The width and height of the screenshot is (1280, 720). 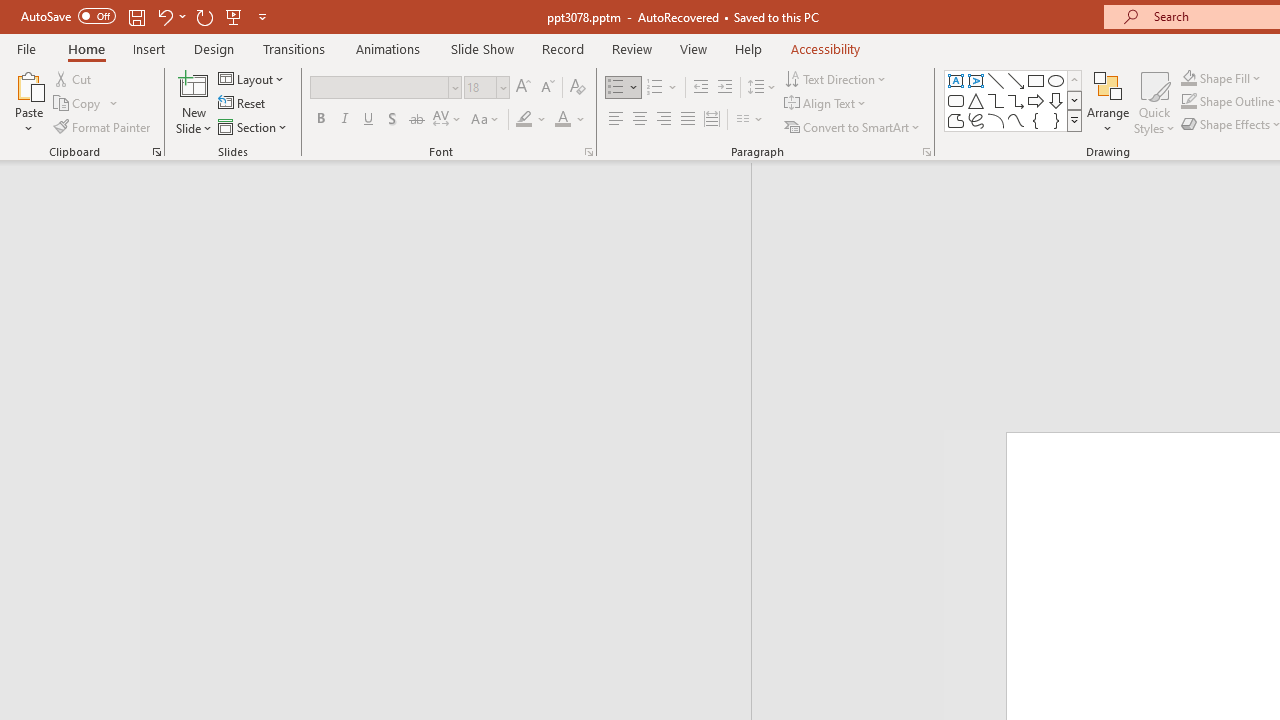 I want to click on 'Customize Quick Access Toolbar', so click(x=262, y=16).